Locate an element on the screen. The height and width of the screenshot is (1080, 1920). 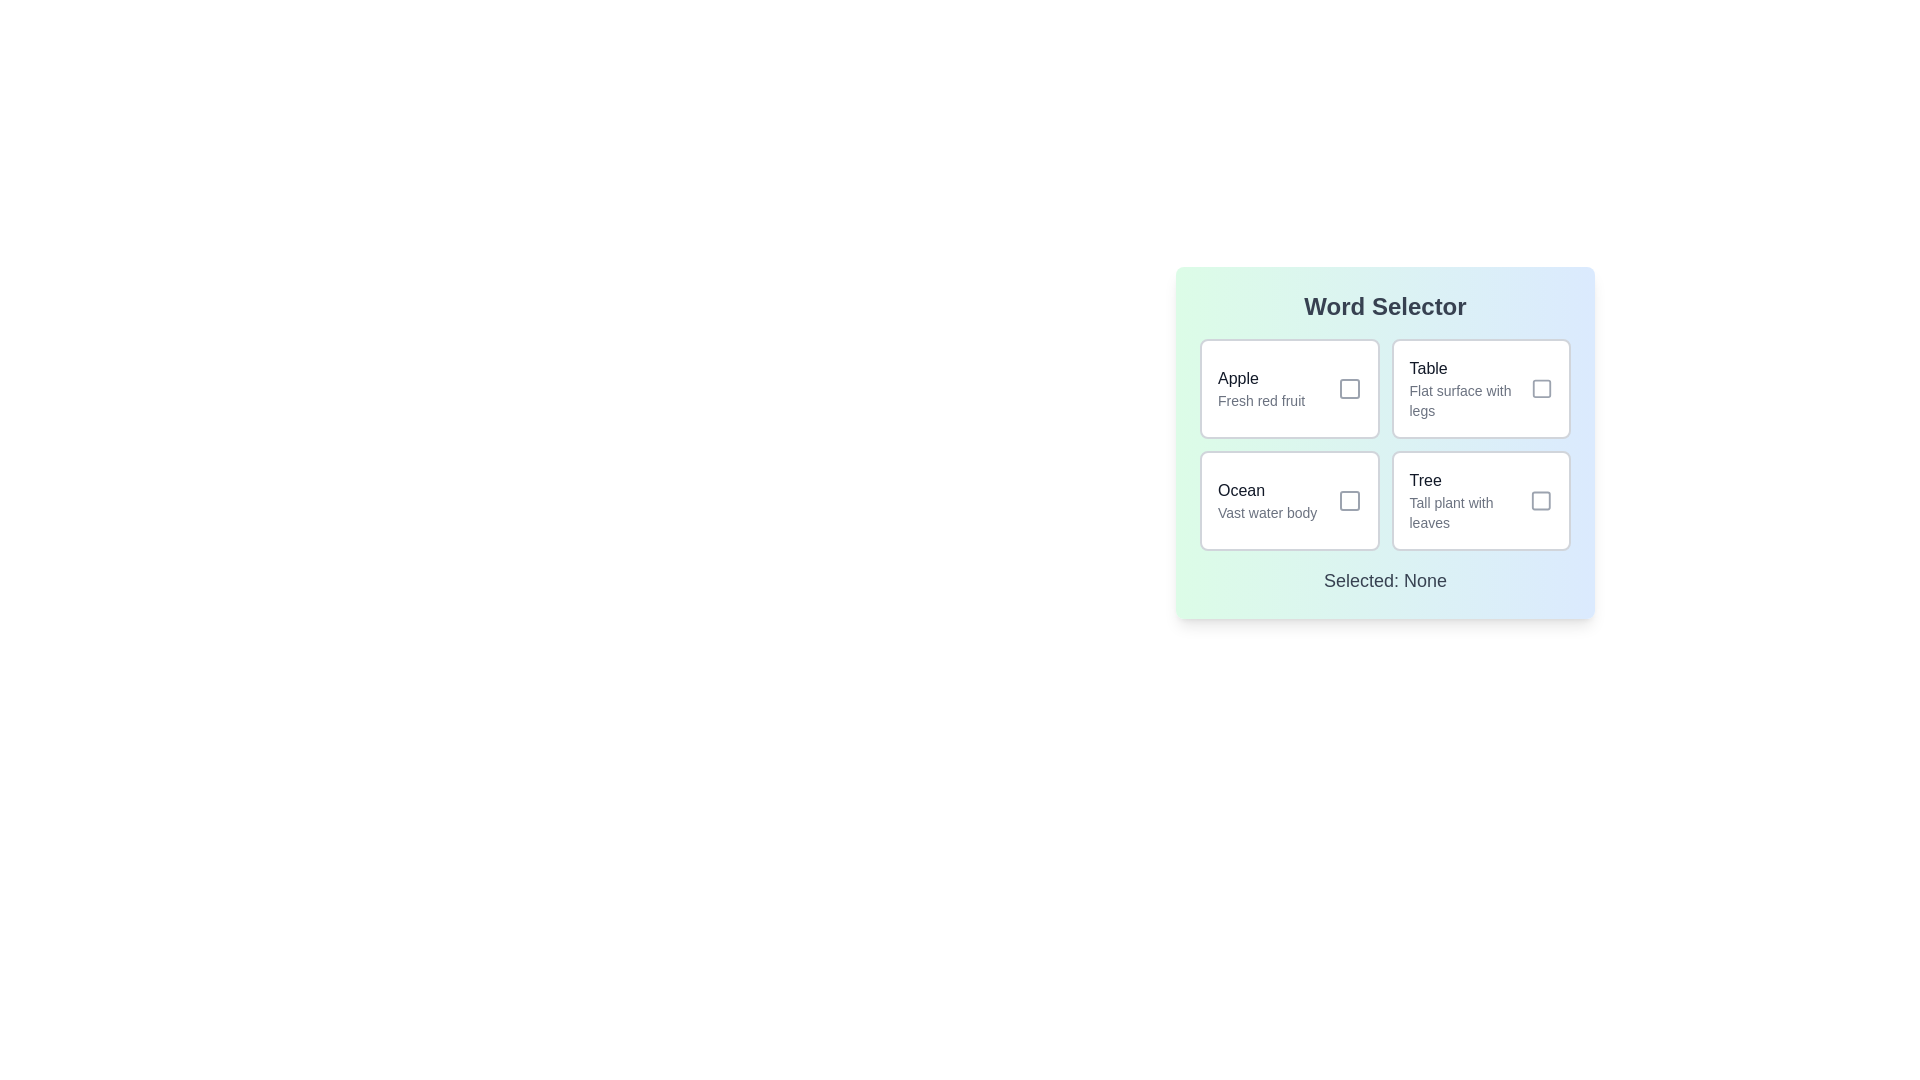
the button corresponding to the word Tree is located at coordinates (1481, 500).